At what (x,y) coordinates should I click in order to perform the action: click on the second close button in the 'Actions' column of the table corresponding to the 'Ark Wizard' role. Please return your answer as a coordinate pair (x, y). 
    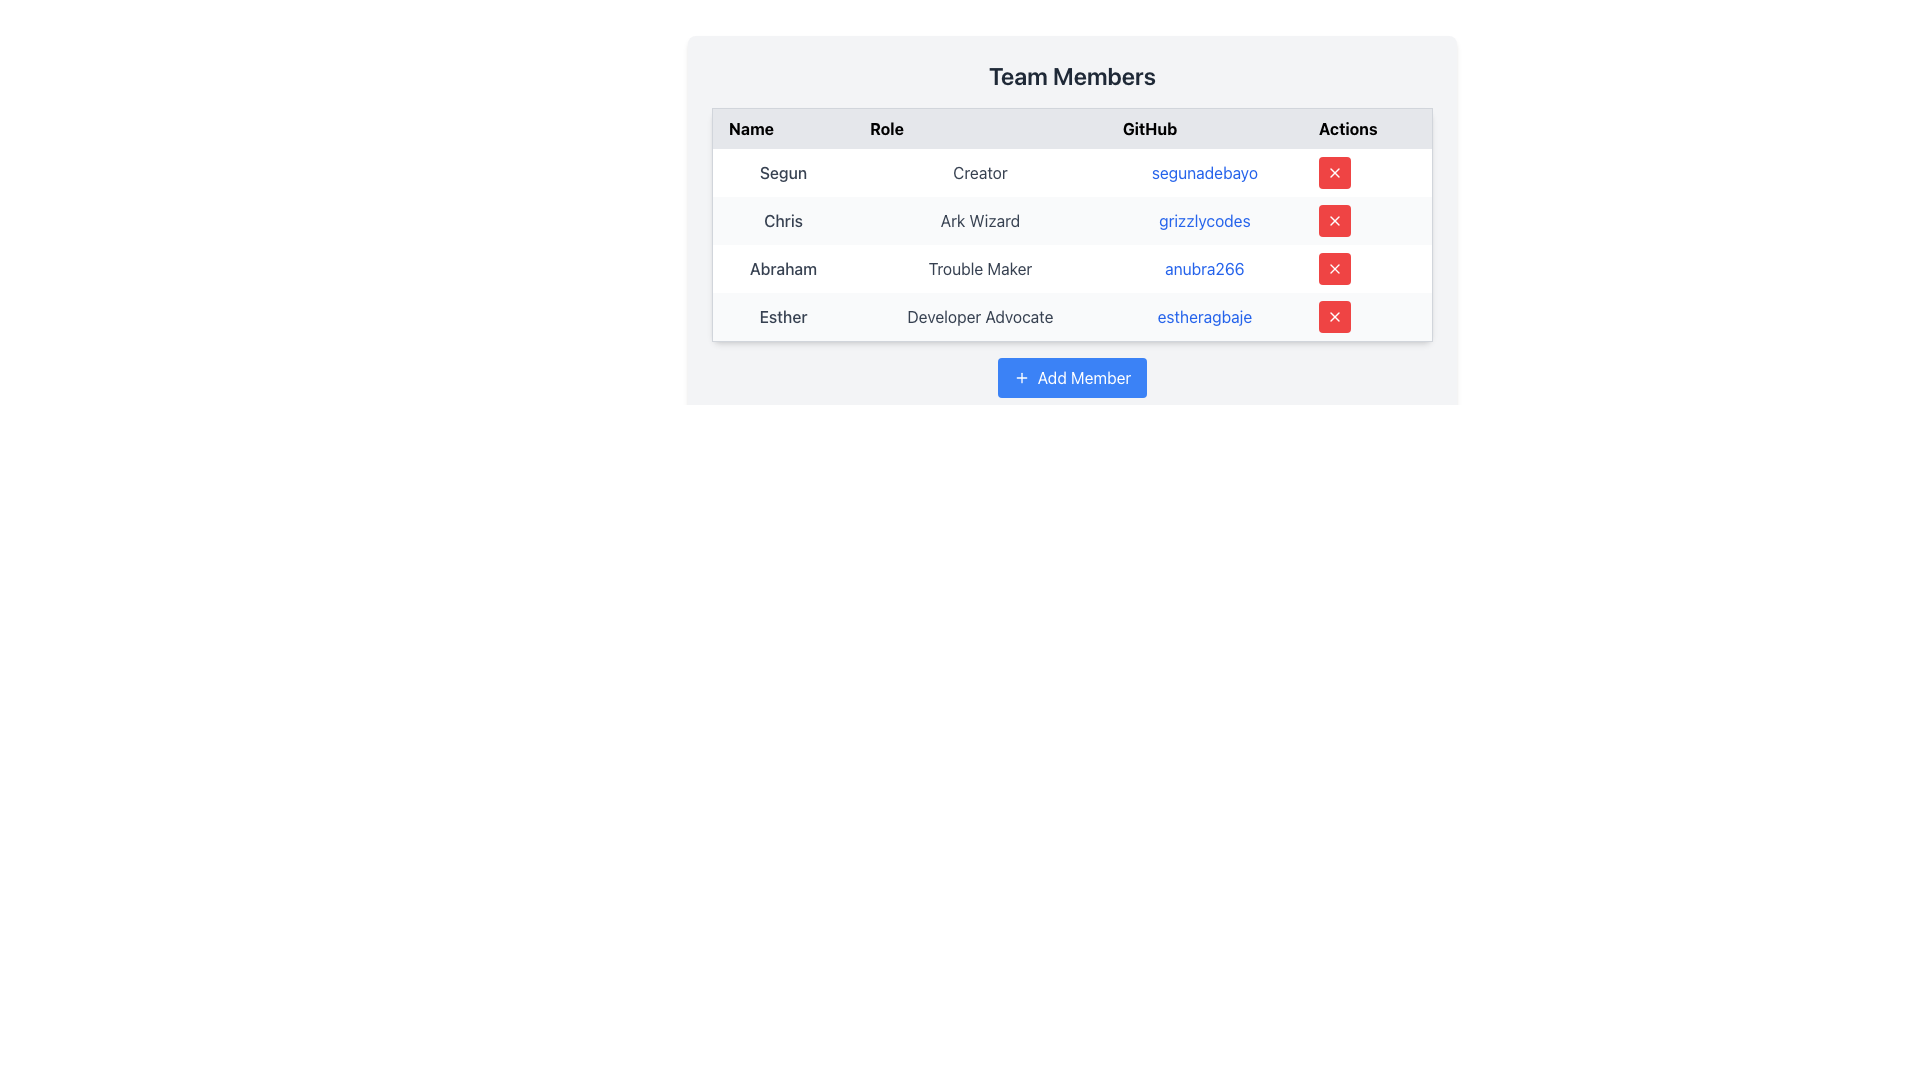
    Looking at the image, I should click on (1334, 172).